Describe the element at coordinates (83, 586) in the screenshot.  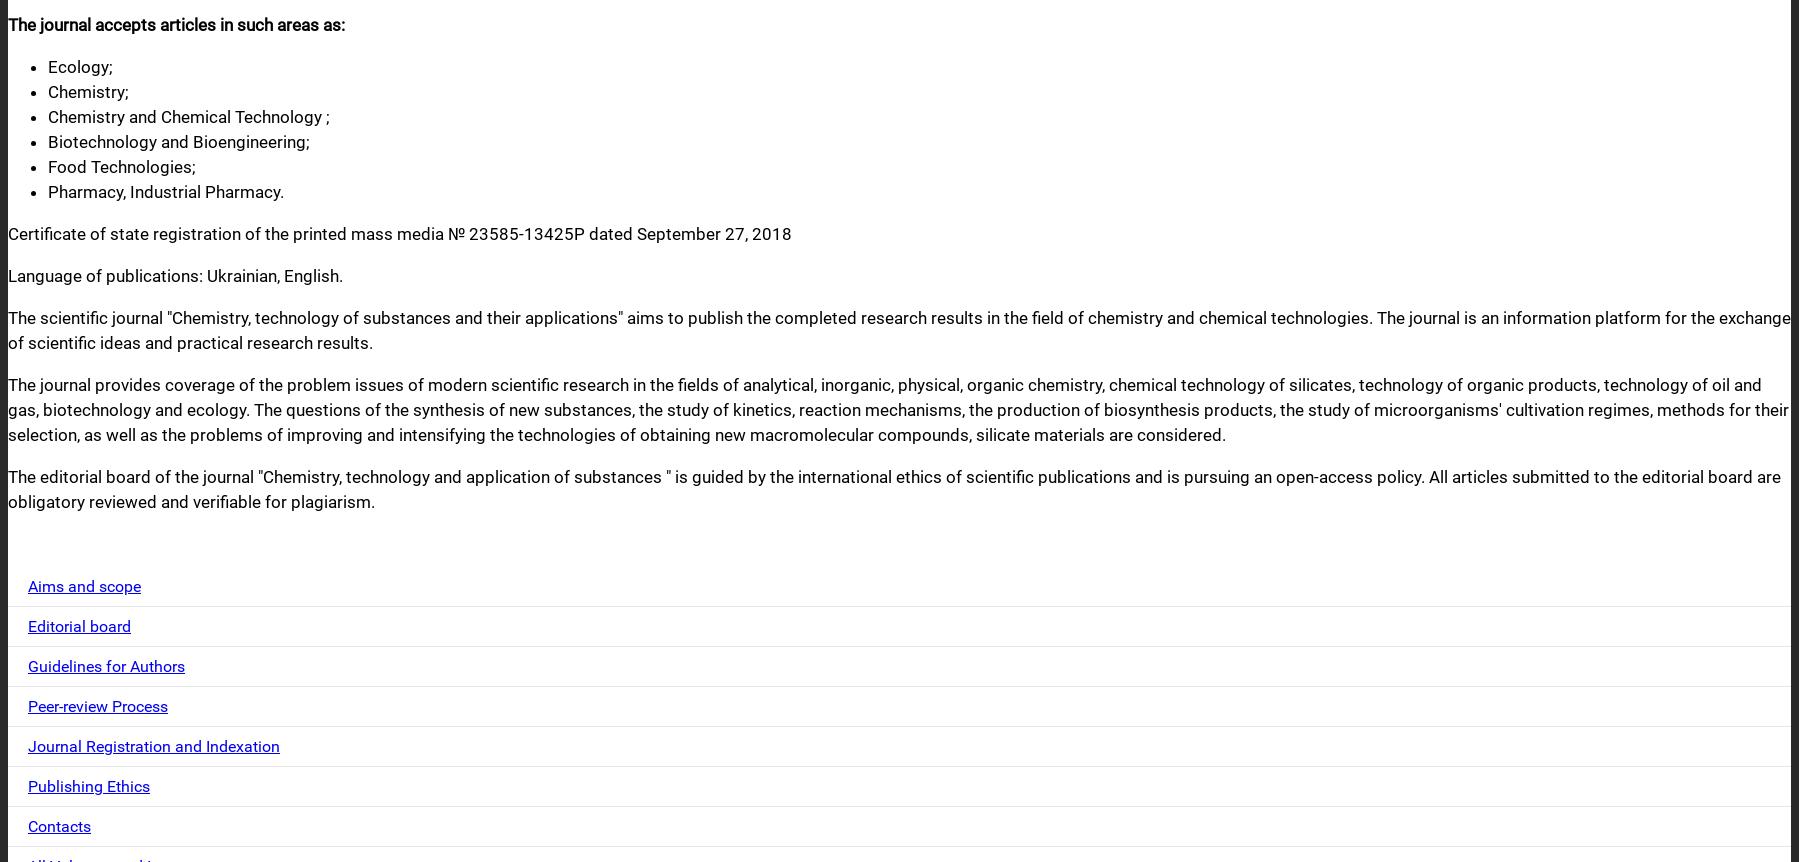
I see `'Aims and scope'` at that location.